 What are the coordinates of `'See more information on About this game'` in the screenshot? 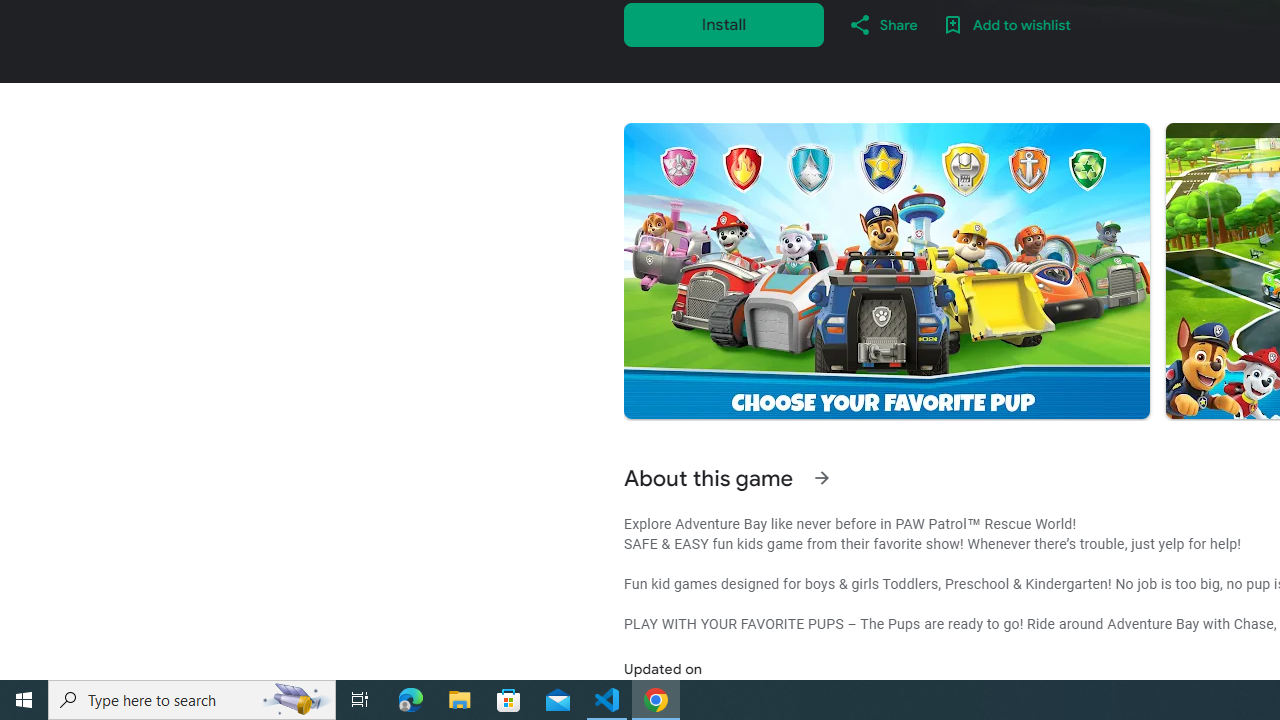 It's located at (821, 478).